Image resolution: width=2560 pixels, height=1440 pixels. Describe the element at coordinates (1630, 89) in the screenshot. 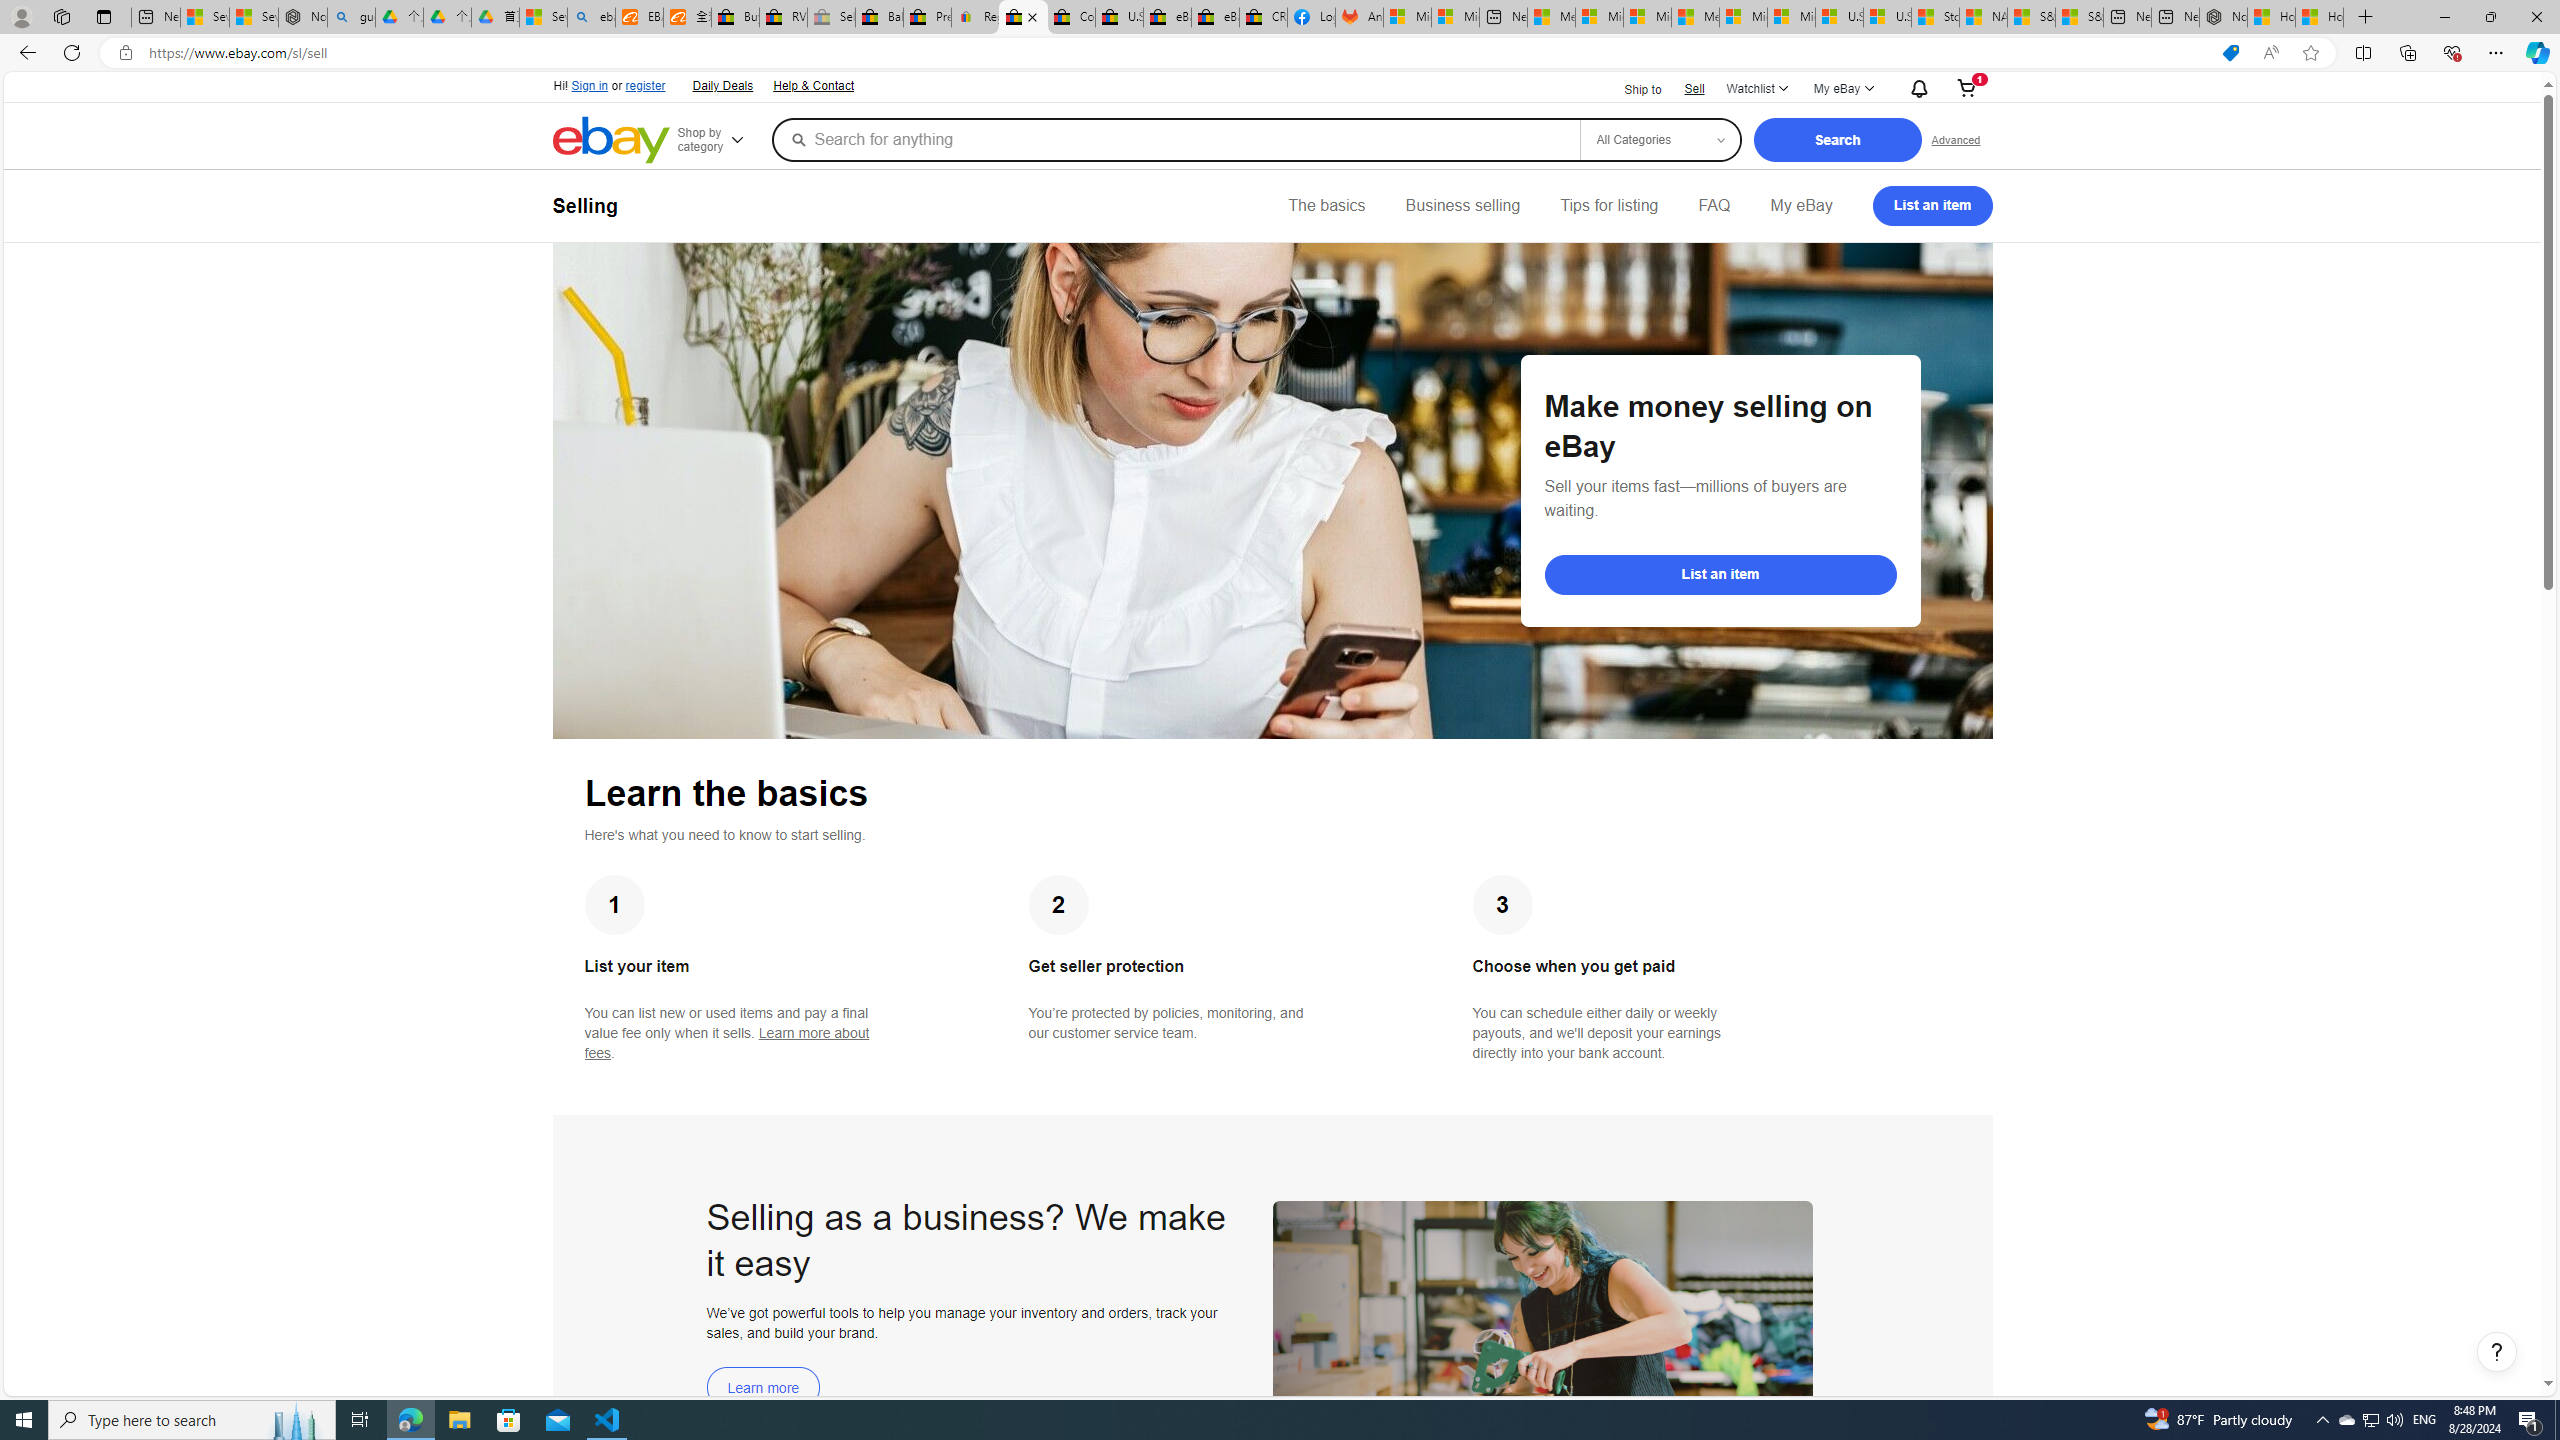

I see `'Ship to'` at that location.